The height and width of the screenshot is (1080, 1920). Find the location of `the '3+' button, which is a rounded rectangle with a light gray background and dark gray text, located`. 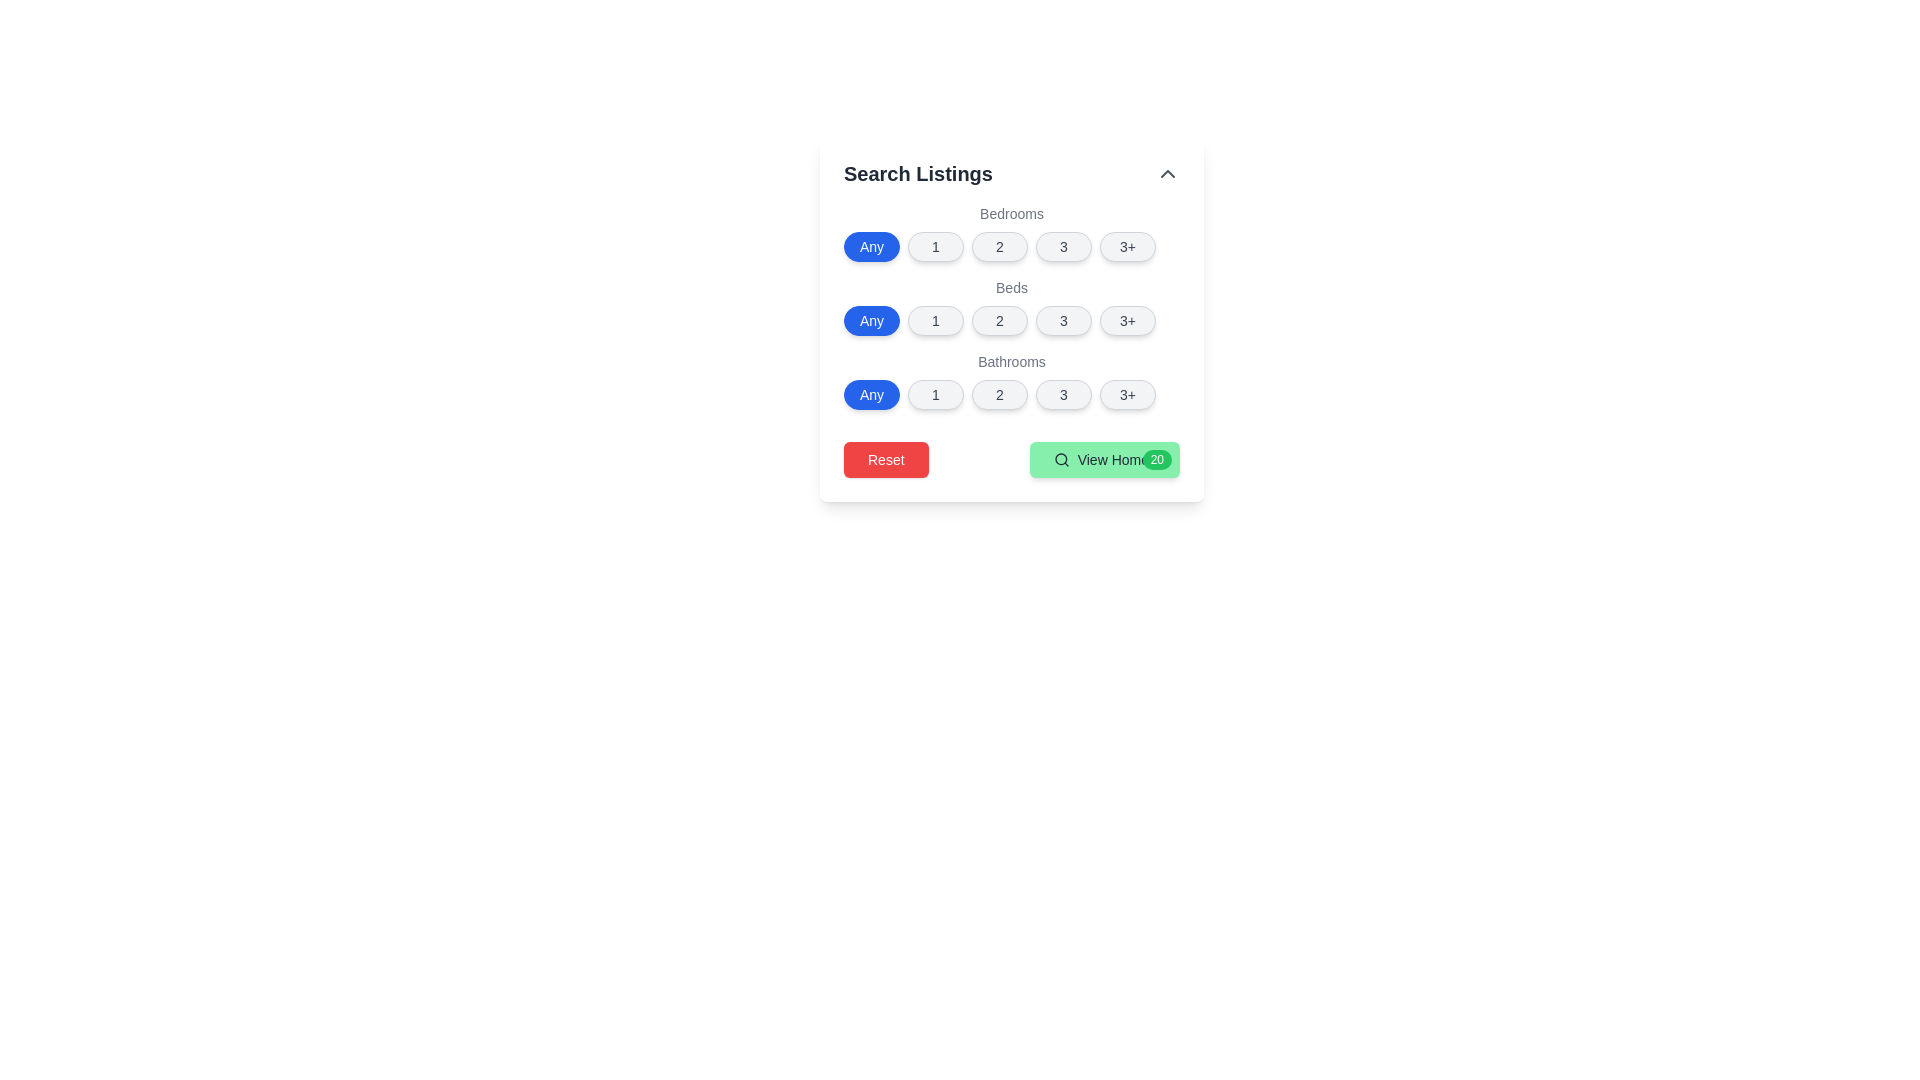

the '3+' button, which is a rounded rectangle with a light gray background and dark gray text, located is located at coordinates (1128, 245).